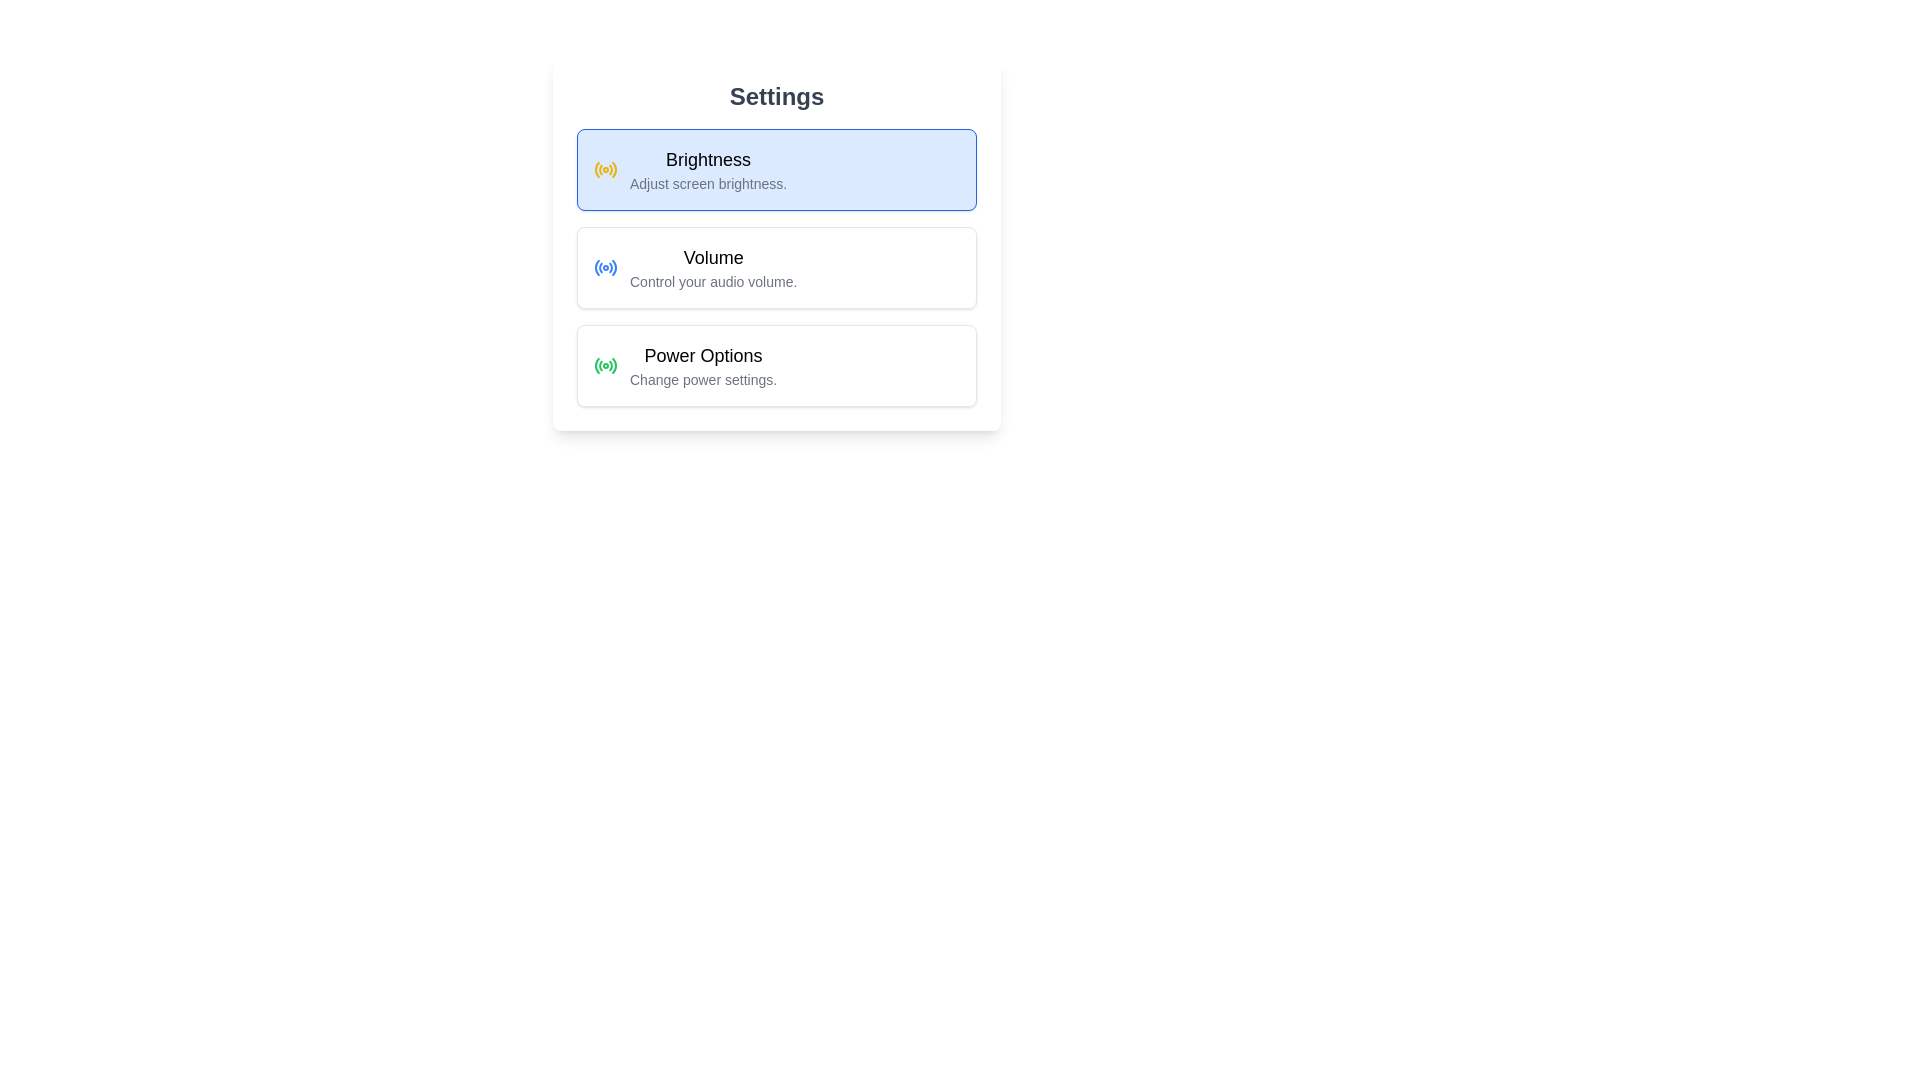 Image resolution: width=1920 pixels, height=1080 pixels. Describe the element at coordinates (604, 168) in the screenshot. I see `the Brightness icon, which is positioned at the top of the options list, adjacent to the title 'Brightness'` at that location.